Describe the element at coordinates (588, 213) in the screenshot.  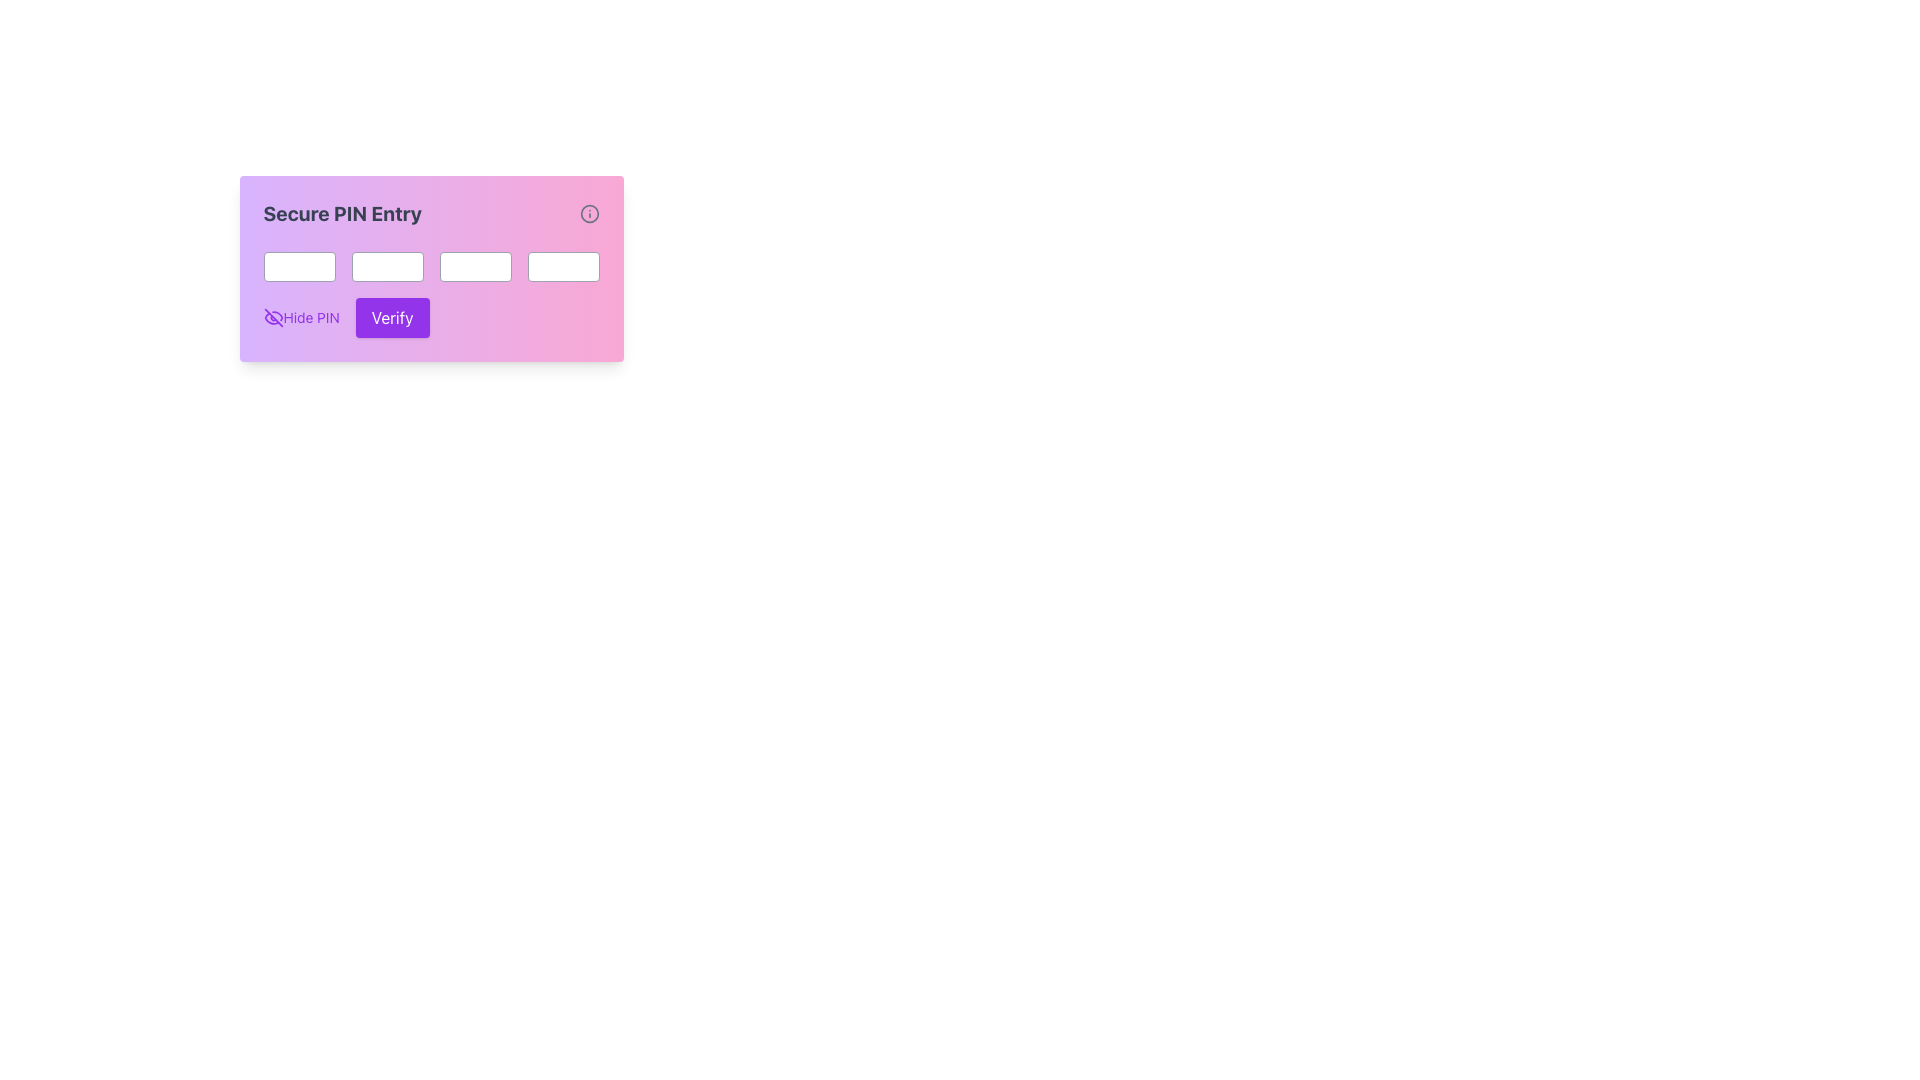
I see `the informational icon located at the top-right corner of the 'Secure PIN Entry' section` at that location.